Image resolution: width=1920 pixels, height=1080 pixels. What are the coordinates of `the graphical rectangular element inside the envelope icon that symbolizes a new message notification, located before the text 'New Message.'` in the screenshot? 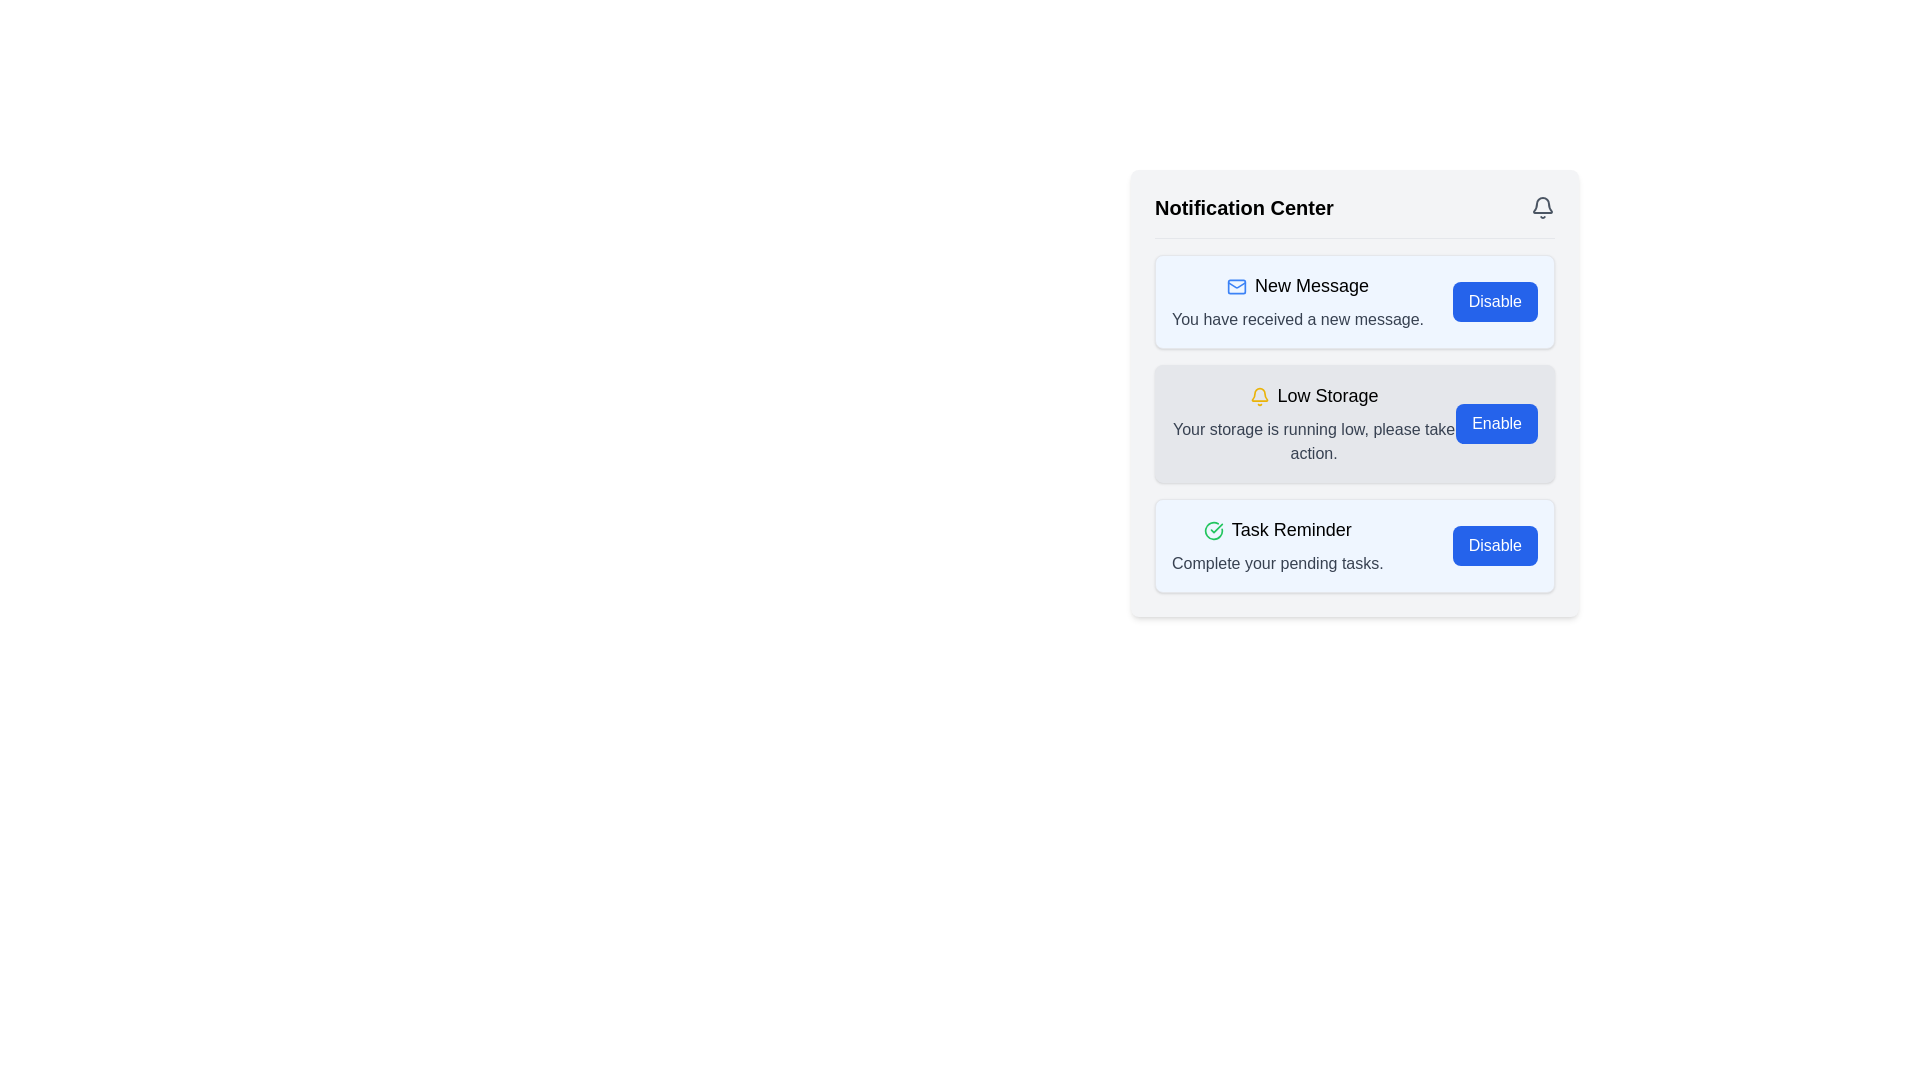 It's located at (1236, 287).